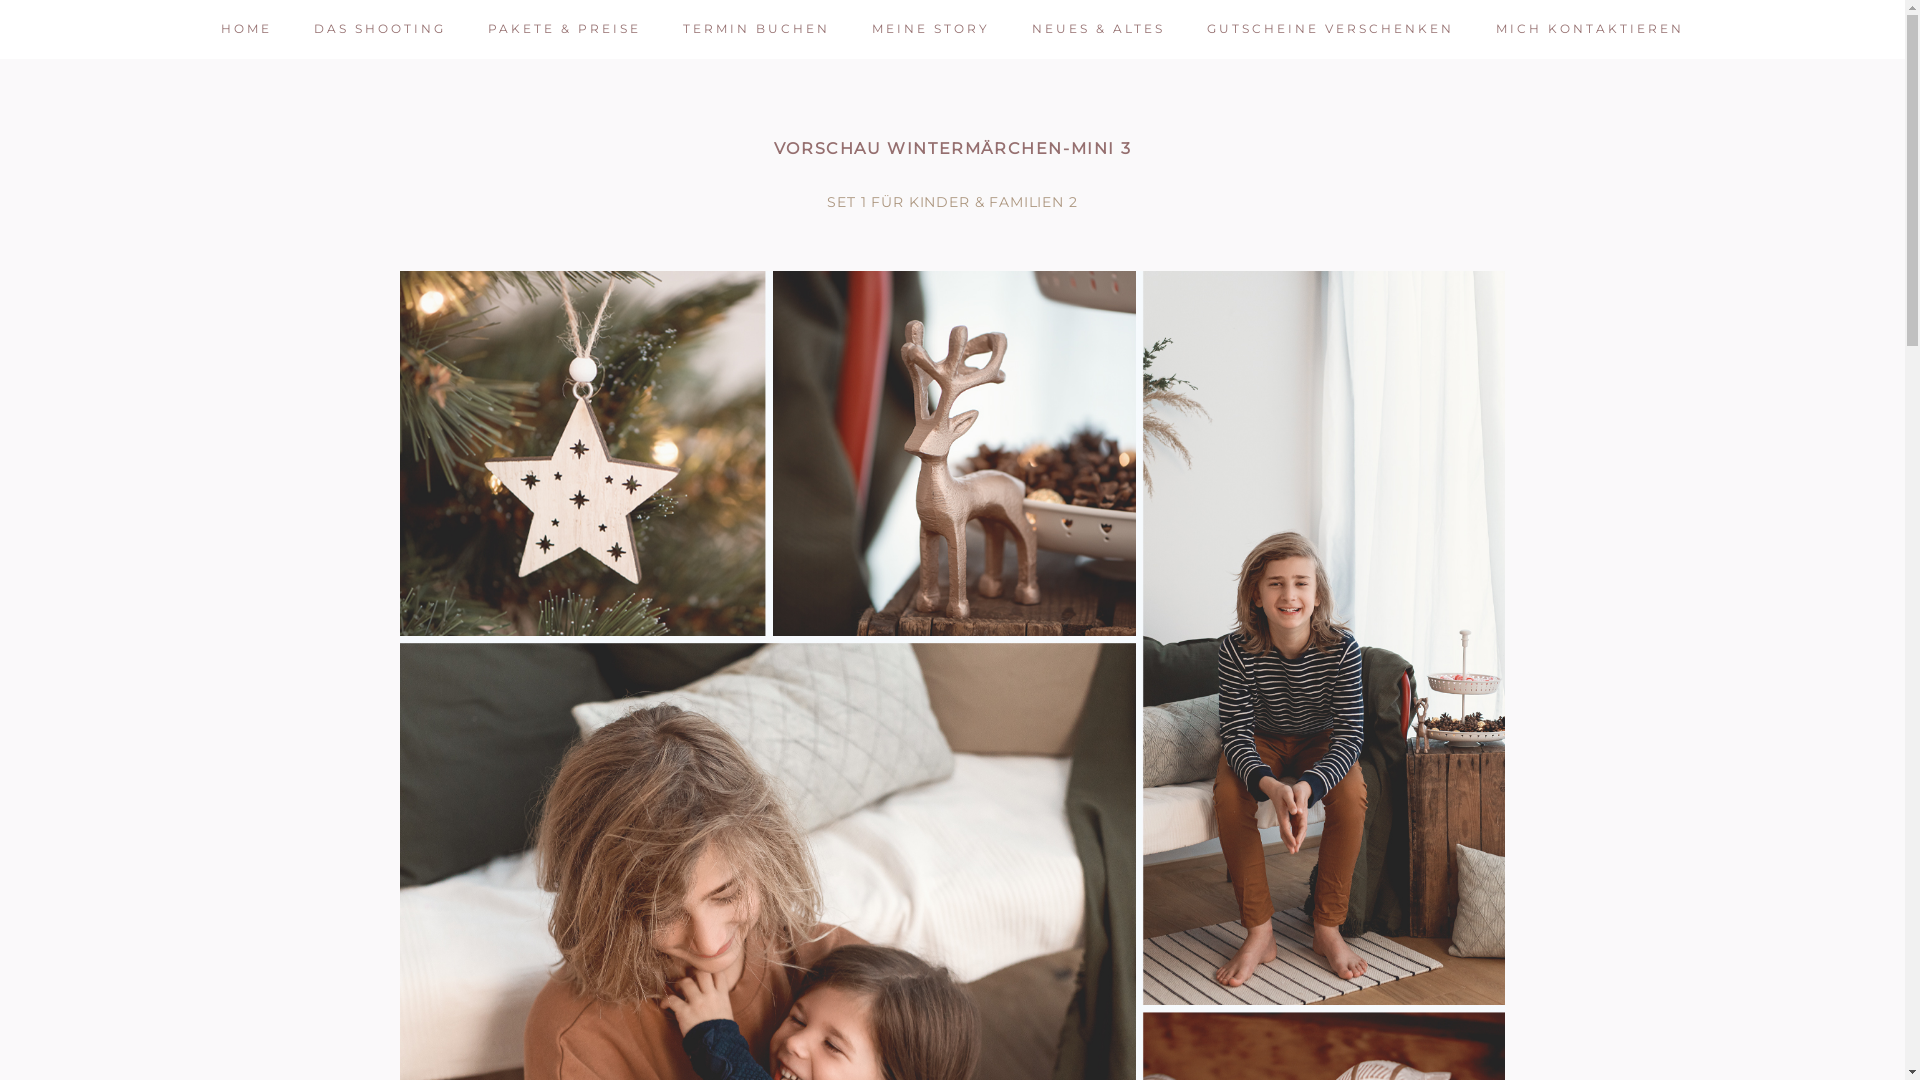  I want to click on 'NEUES & ALTES', so click(1097, 28).